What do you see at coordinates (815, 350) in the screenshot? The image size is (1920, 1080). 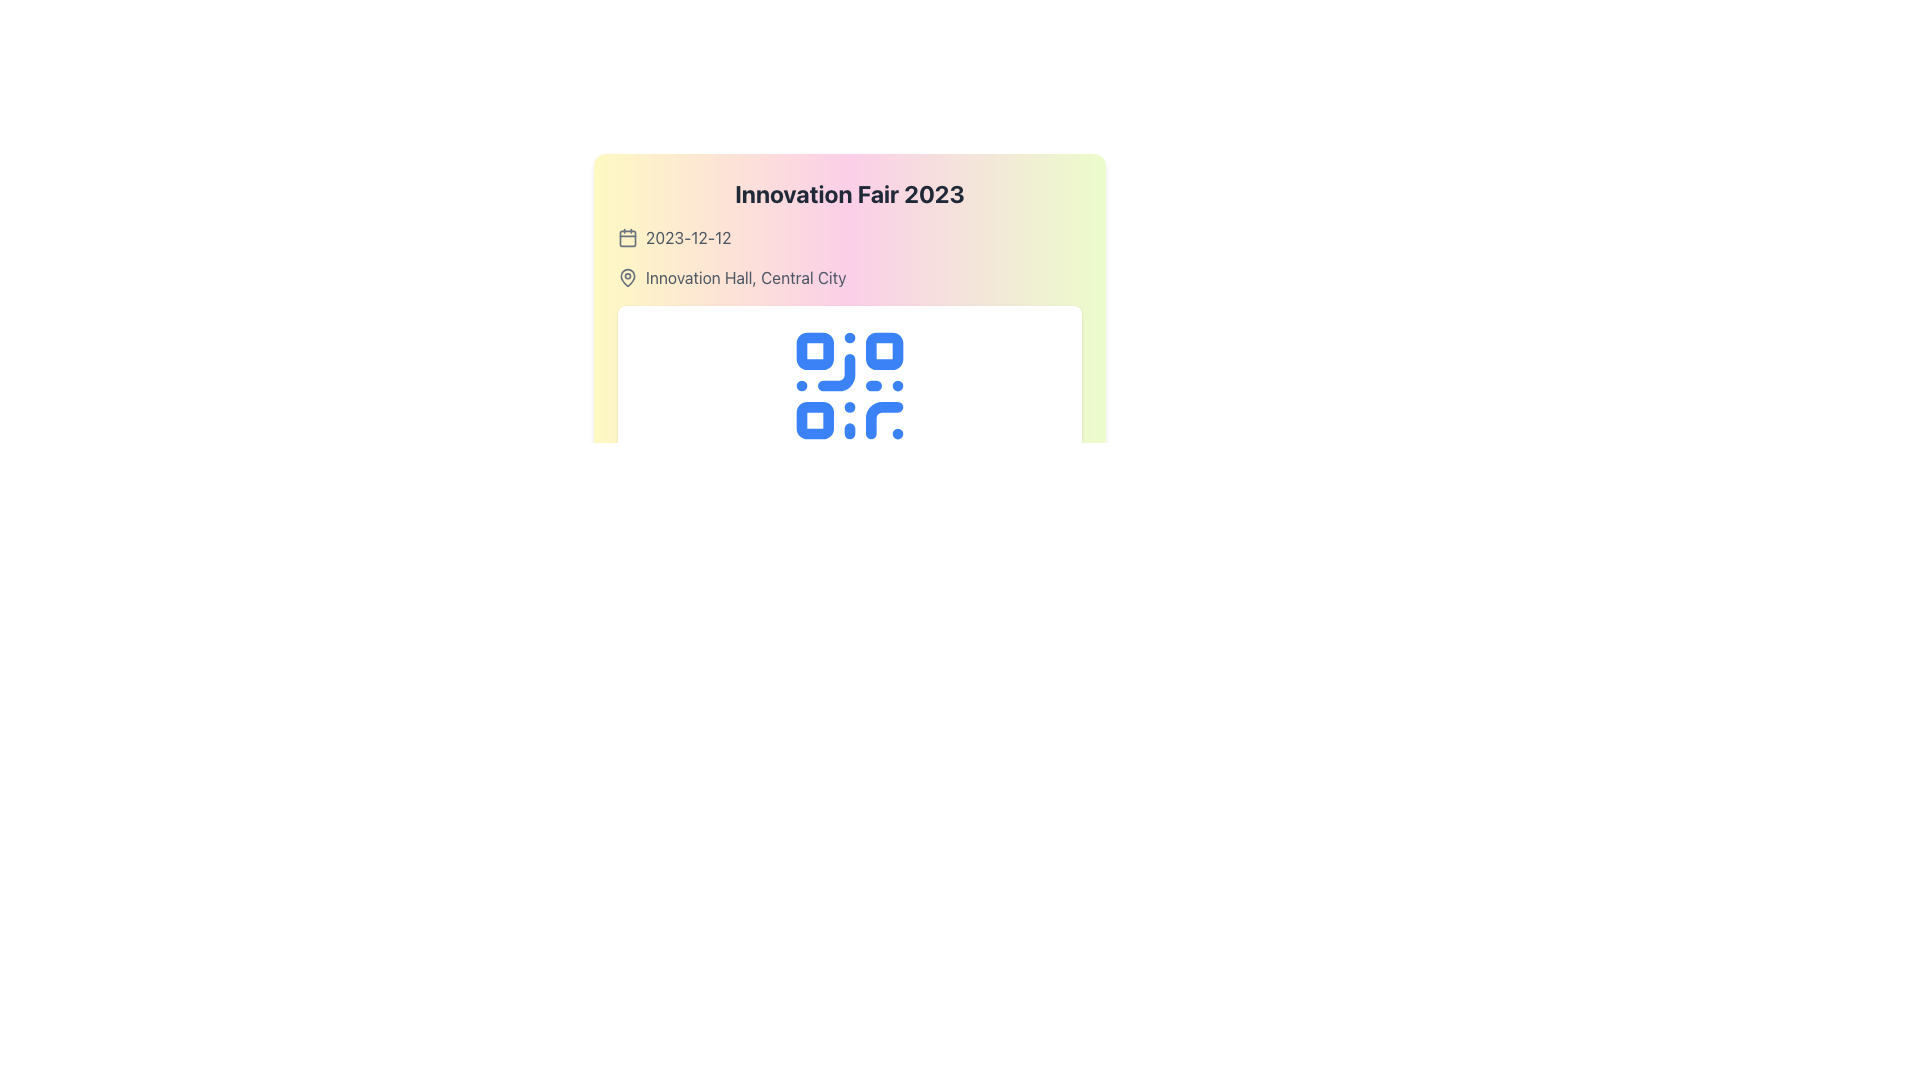 I see `the top-left square of the QR code graphic, which is part of the 'Innovation Fair 2023' interface` at bounding box center [815, 350].